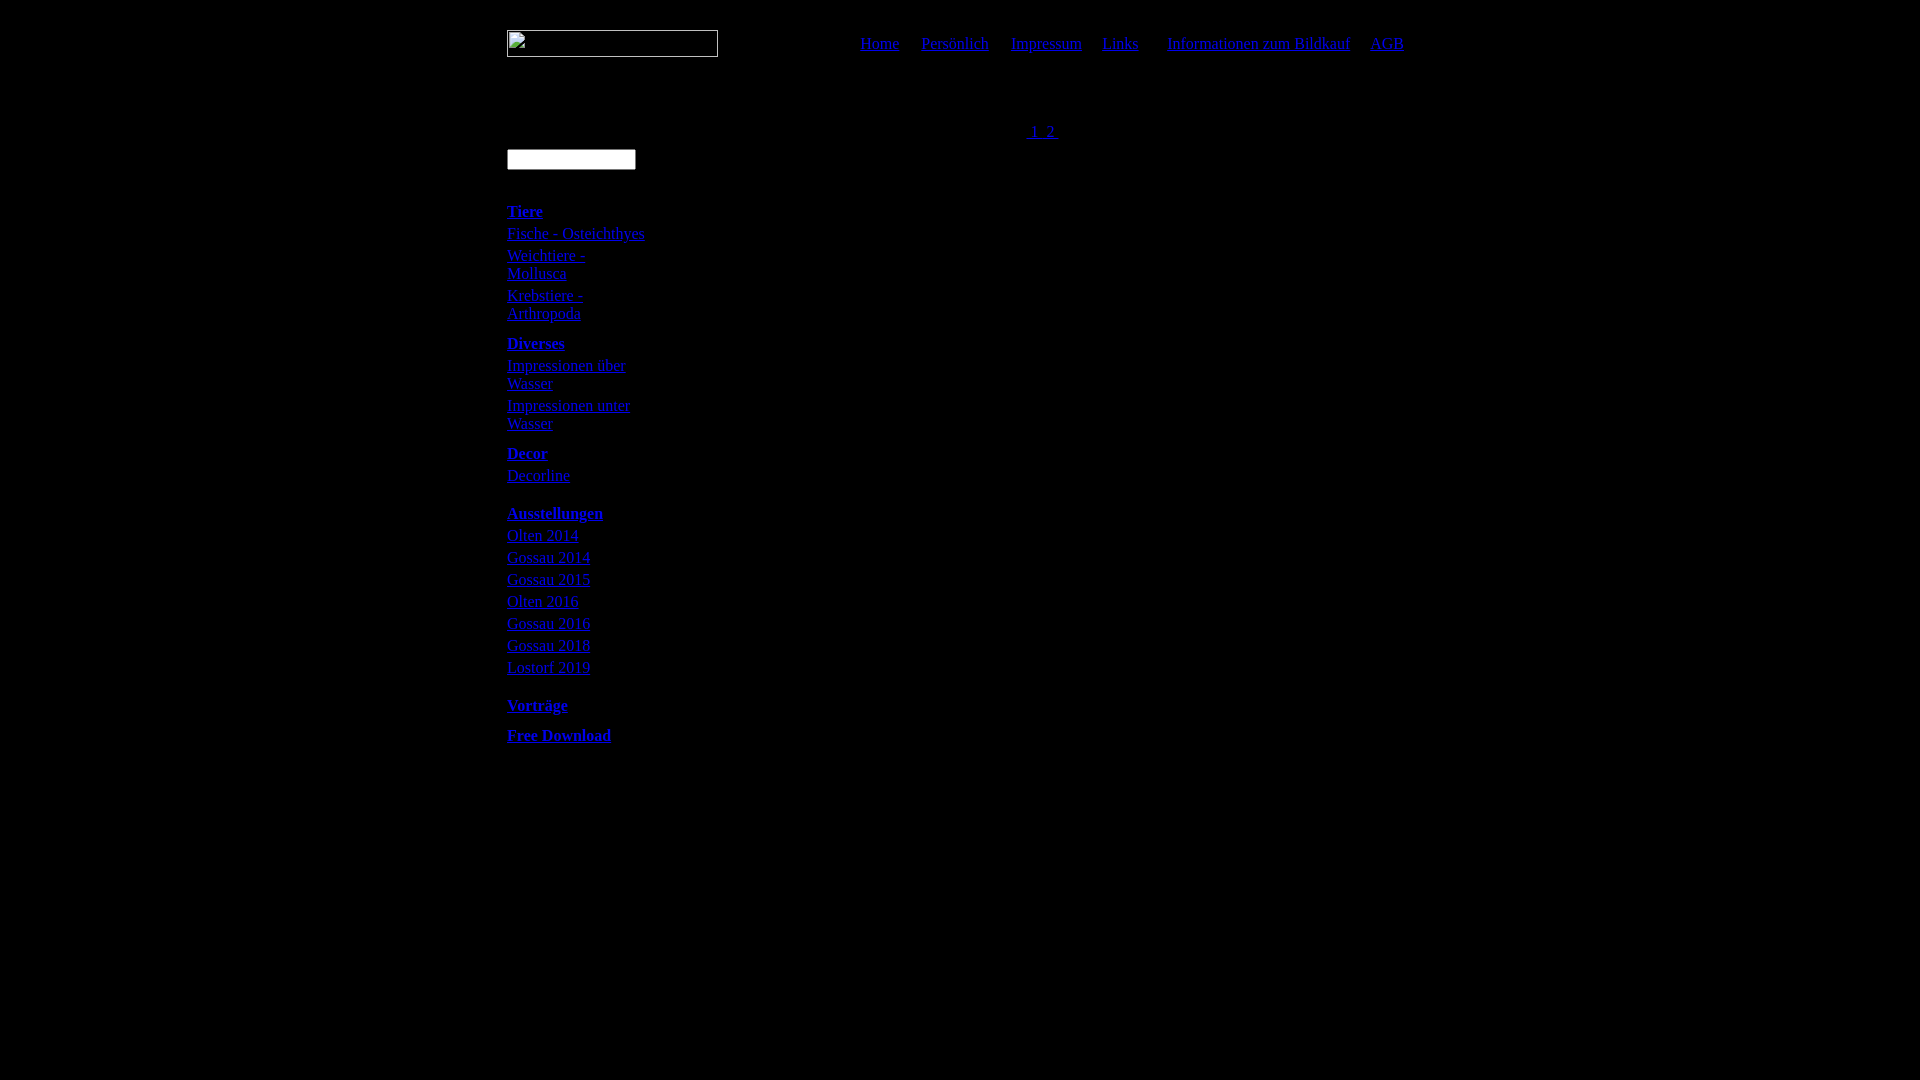 The height and width of the screenshot is (1080, 1920). I want to click on 'Fische - Osteichthyes', so click(575, 232).